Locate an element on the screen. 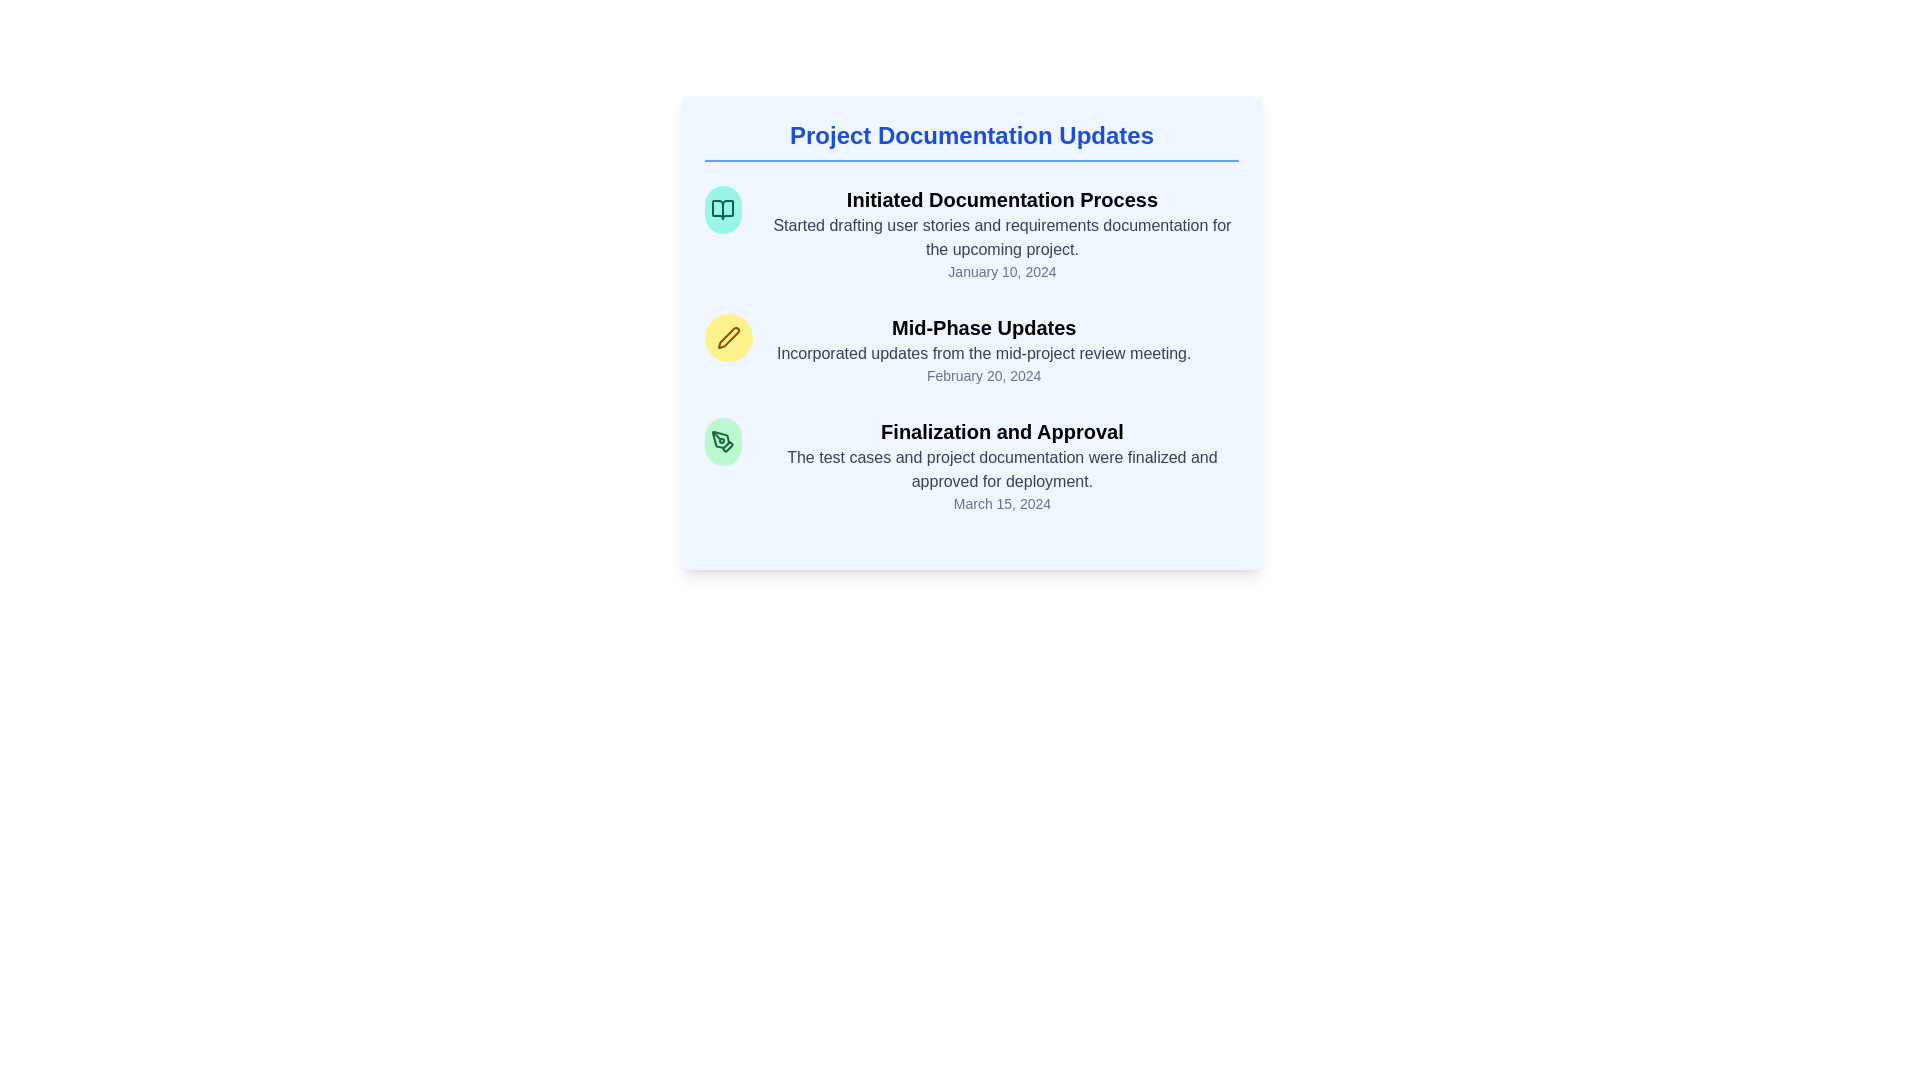 The image size is (1920, 1080). textual block titled 'Mid-Phase Updates' which contains a description and a date, positioned centrally within the second item of a card is located at coordinates (984, 349).